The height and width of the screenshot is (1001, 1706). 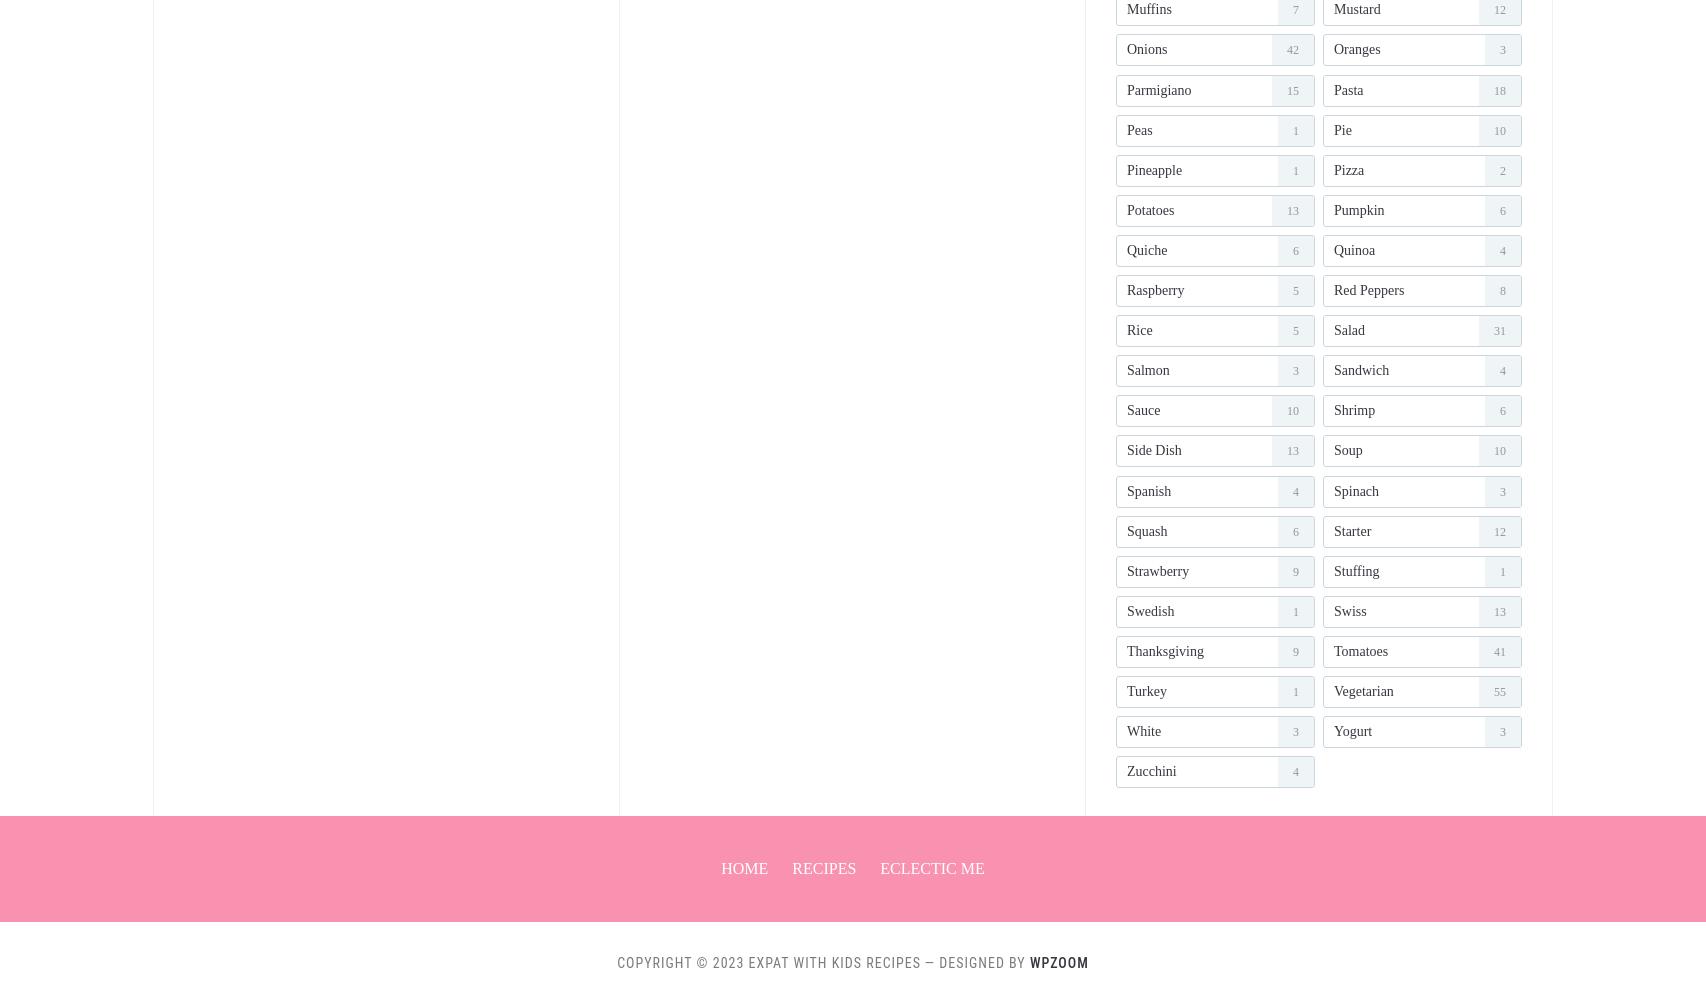 What do you see at coordinates (1157, 569) in the screenshot?
I see `'strawberry'` at bounding box center [1157, 569].